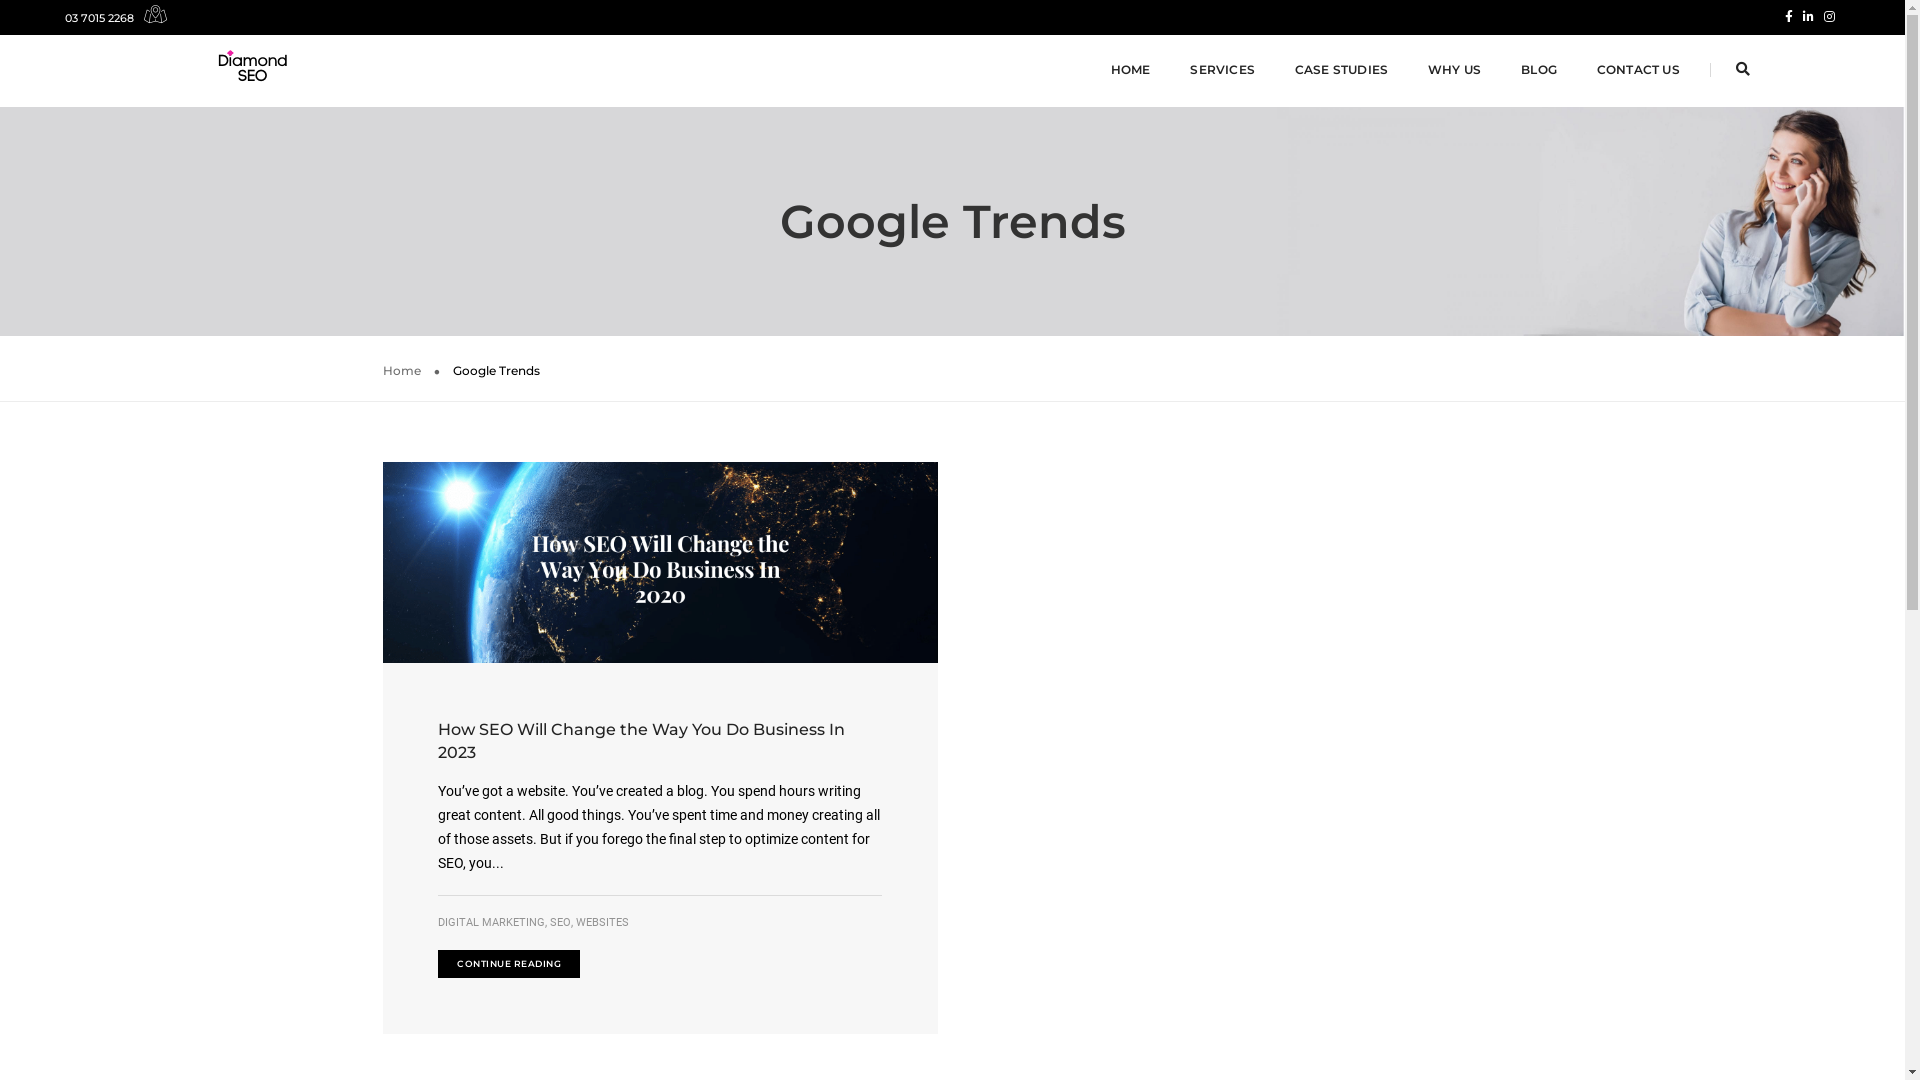 Image resolution: width=1920 pixels, height=1080 pixels. What do you see at coordinates (1131, 68) in the screenshot?
I see `'HOME'` at bounding box center [1131, 68].